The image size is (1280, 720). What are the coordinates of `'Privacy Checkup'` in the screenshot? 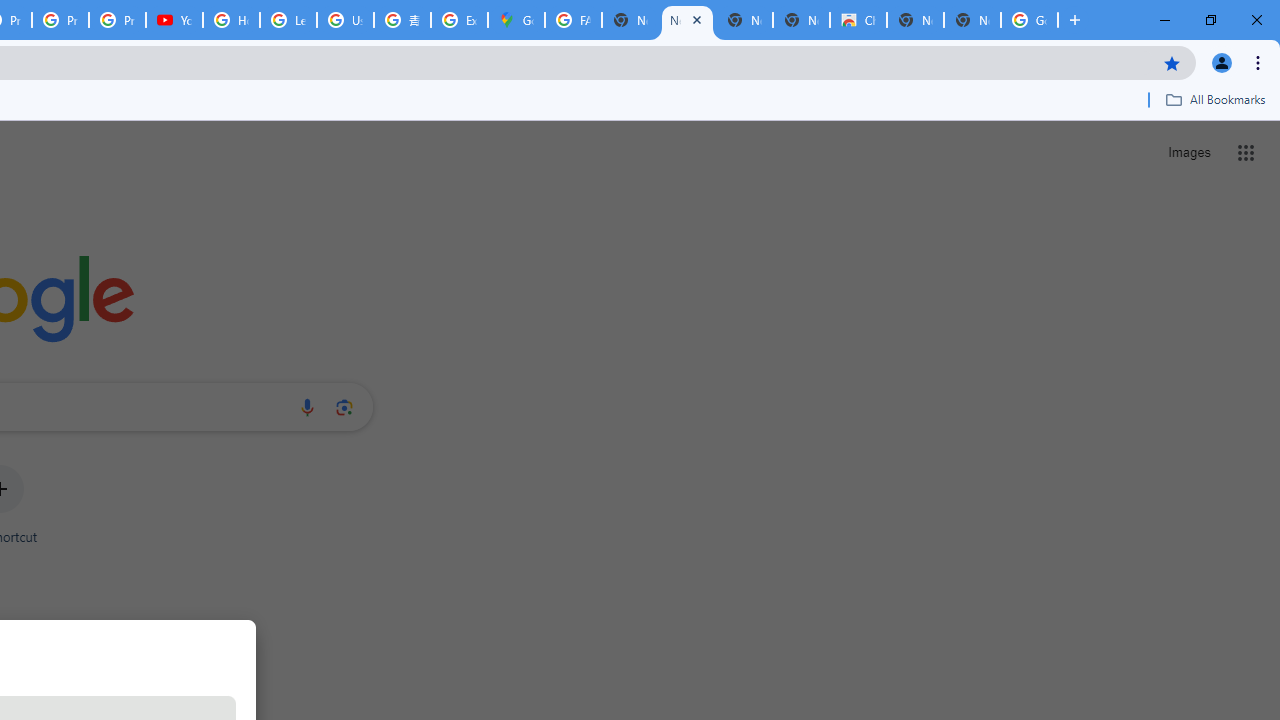 It's located at (60, 20).